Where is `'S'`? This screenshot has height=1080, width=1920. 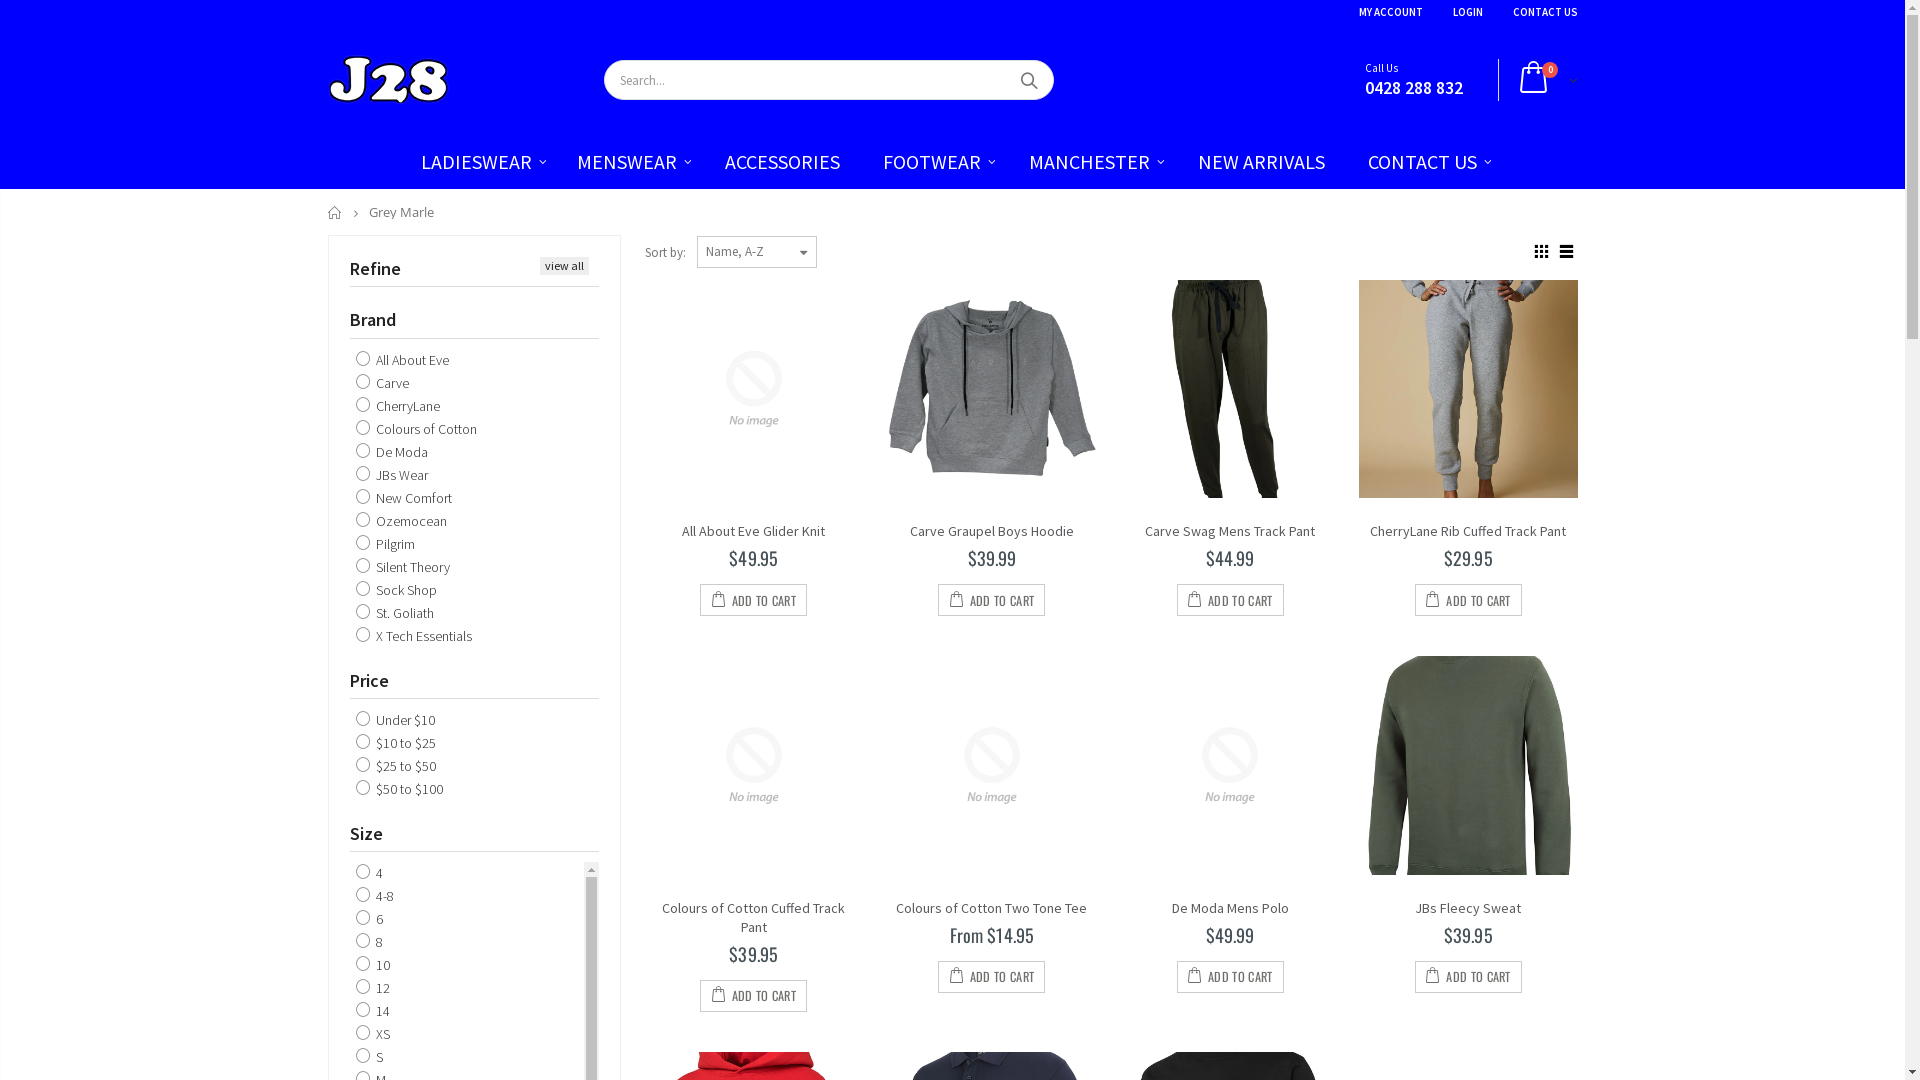
'S' is located at coordinates (369, 1055).